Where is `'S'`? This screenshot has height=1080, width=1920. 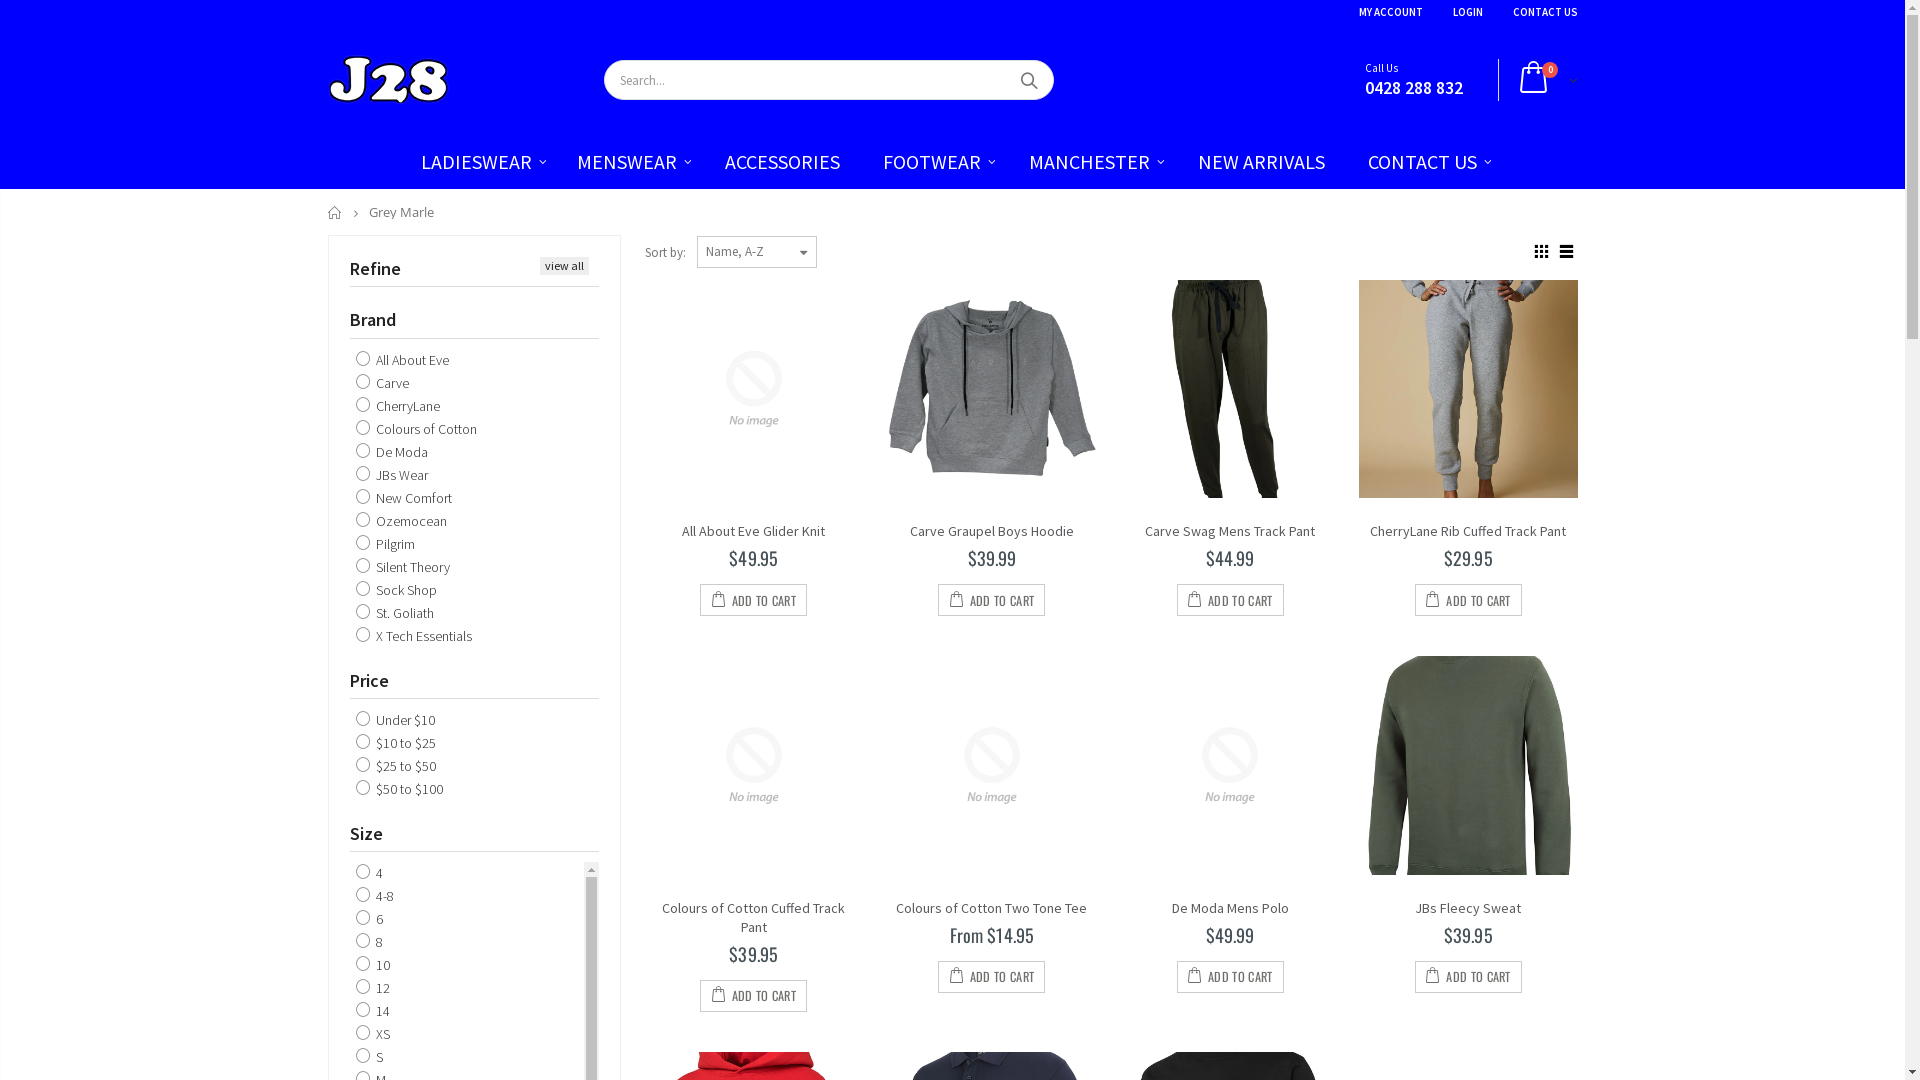
'S' is located at coordinates (369, 1055).